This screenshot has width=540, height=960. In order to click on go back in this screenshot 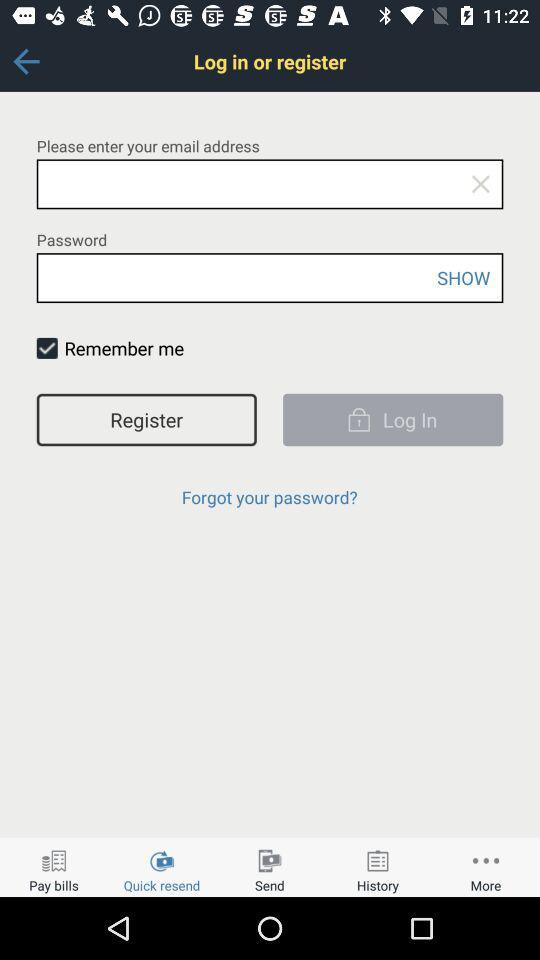, I will do `click(25, 61)`.